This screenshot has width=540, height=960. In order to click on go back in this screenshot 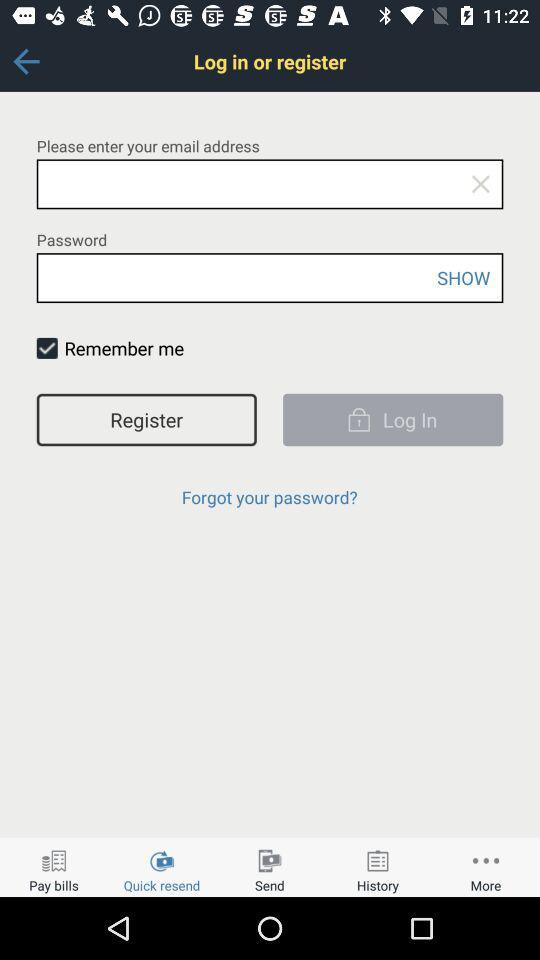, I will do `click(25, 61)`.